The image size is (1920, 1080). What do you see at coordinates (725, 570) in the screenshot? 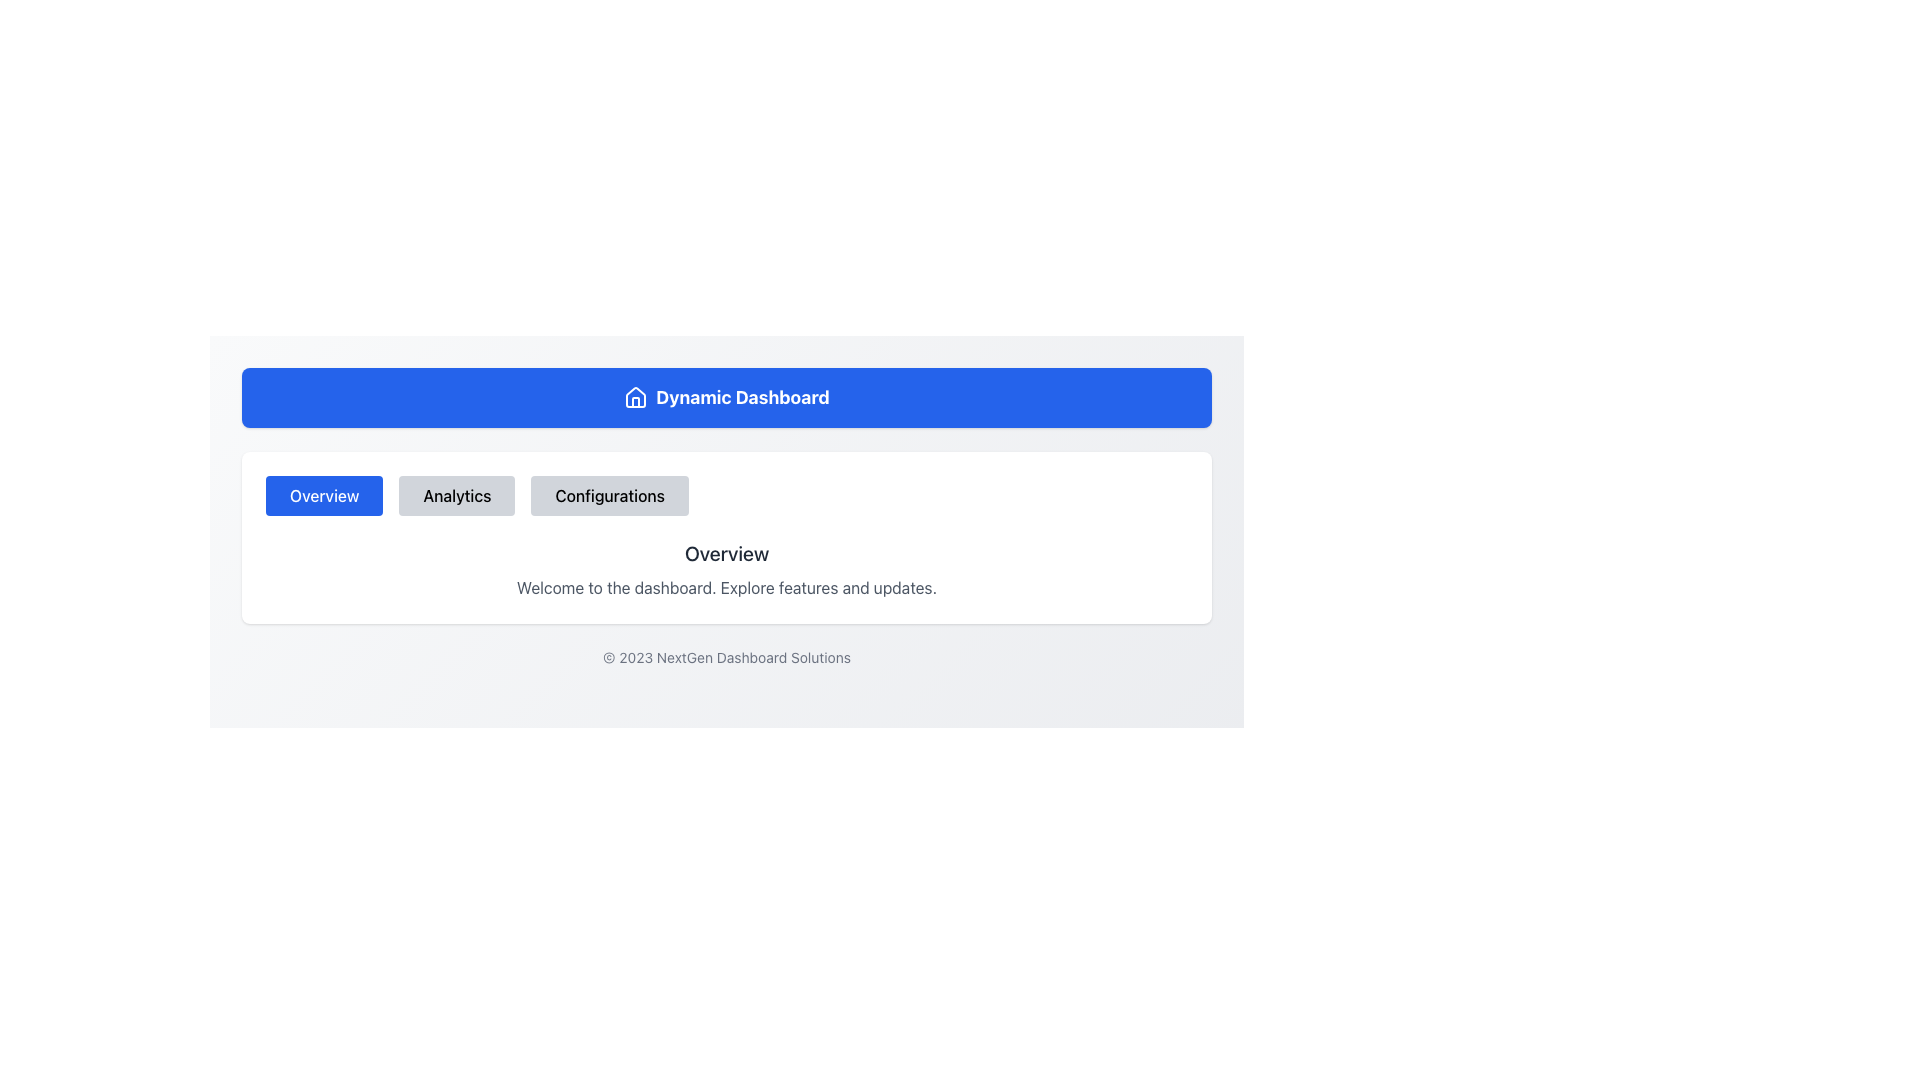
I see `the Text Section displaying 'Overview' and its descriptive text 'Welcome to the dashboard. Explore features and updates.'` at bounding box center [725, 570].